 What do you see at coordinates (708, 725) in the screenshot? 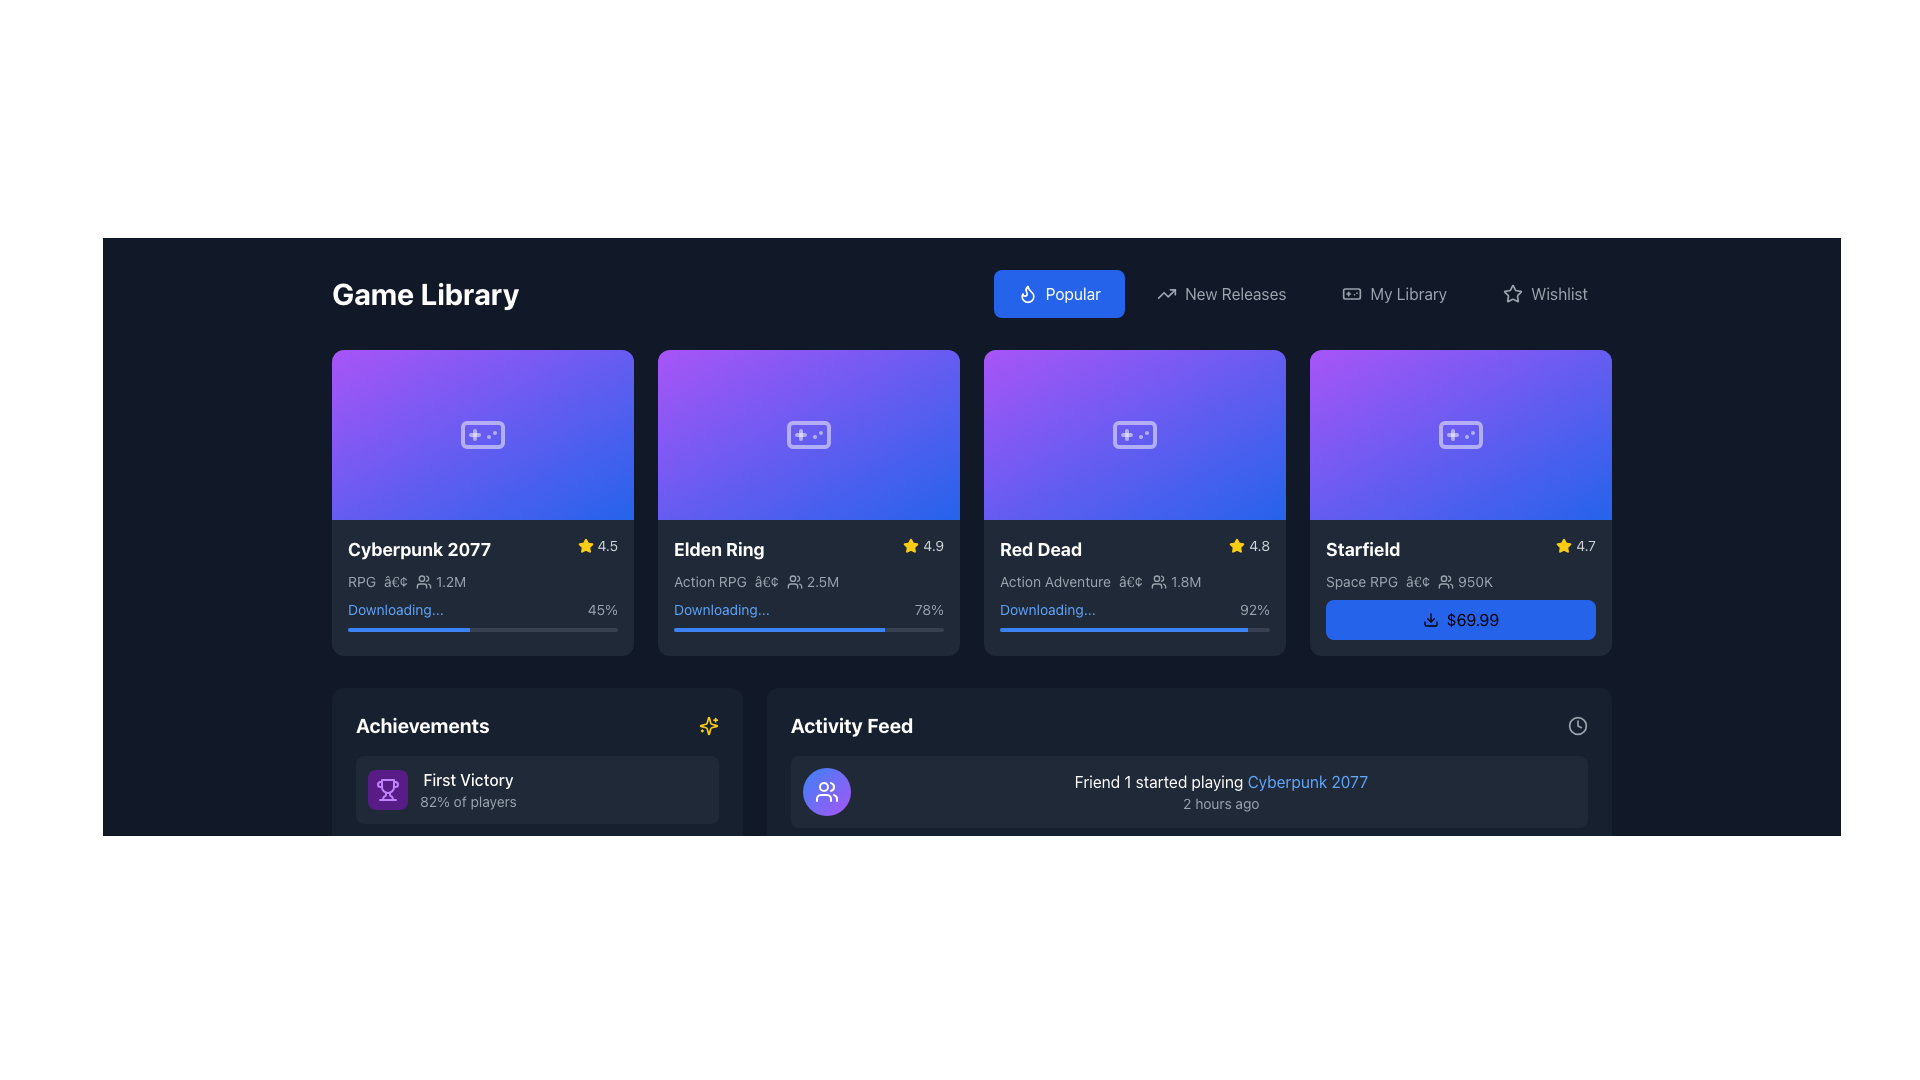
I see `the decorative graphic icon located at the far-right of the 'Achievements' section, enhancing the design by symbolizing milestones or rewards` at bounding box center [708, 725].